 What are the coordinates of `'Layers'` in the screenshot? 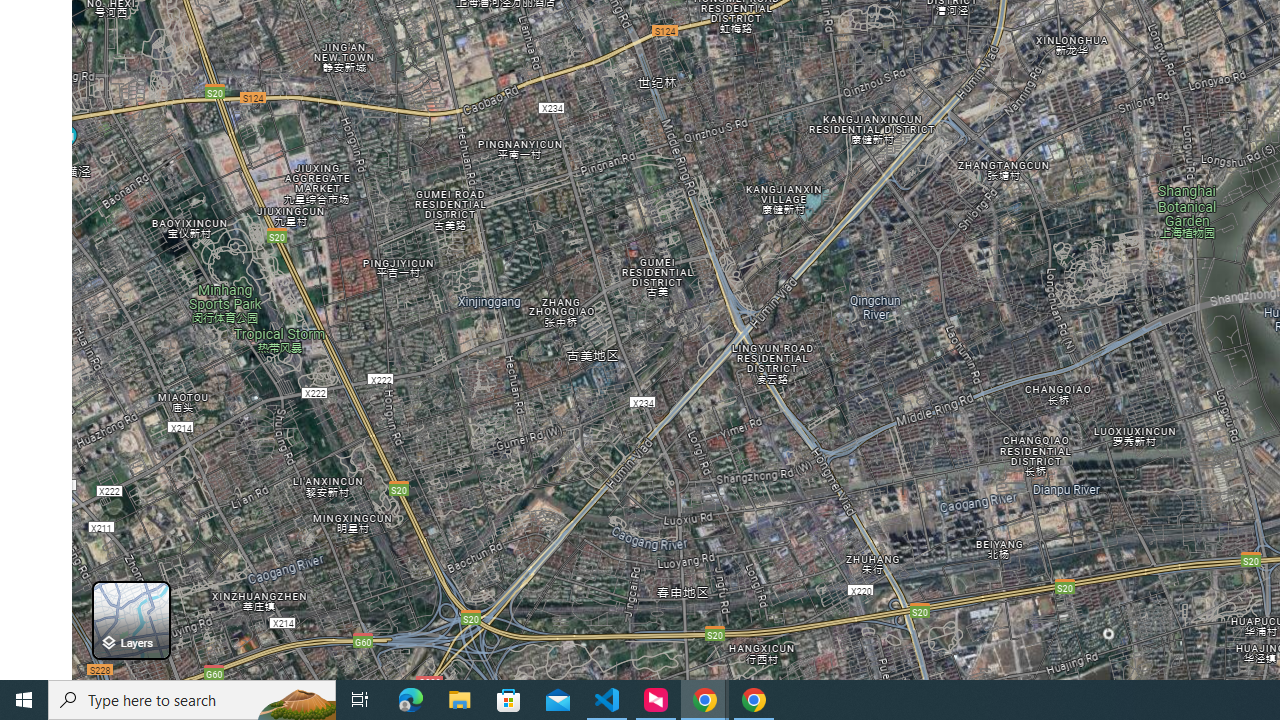 It's located at (130, 619).